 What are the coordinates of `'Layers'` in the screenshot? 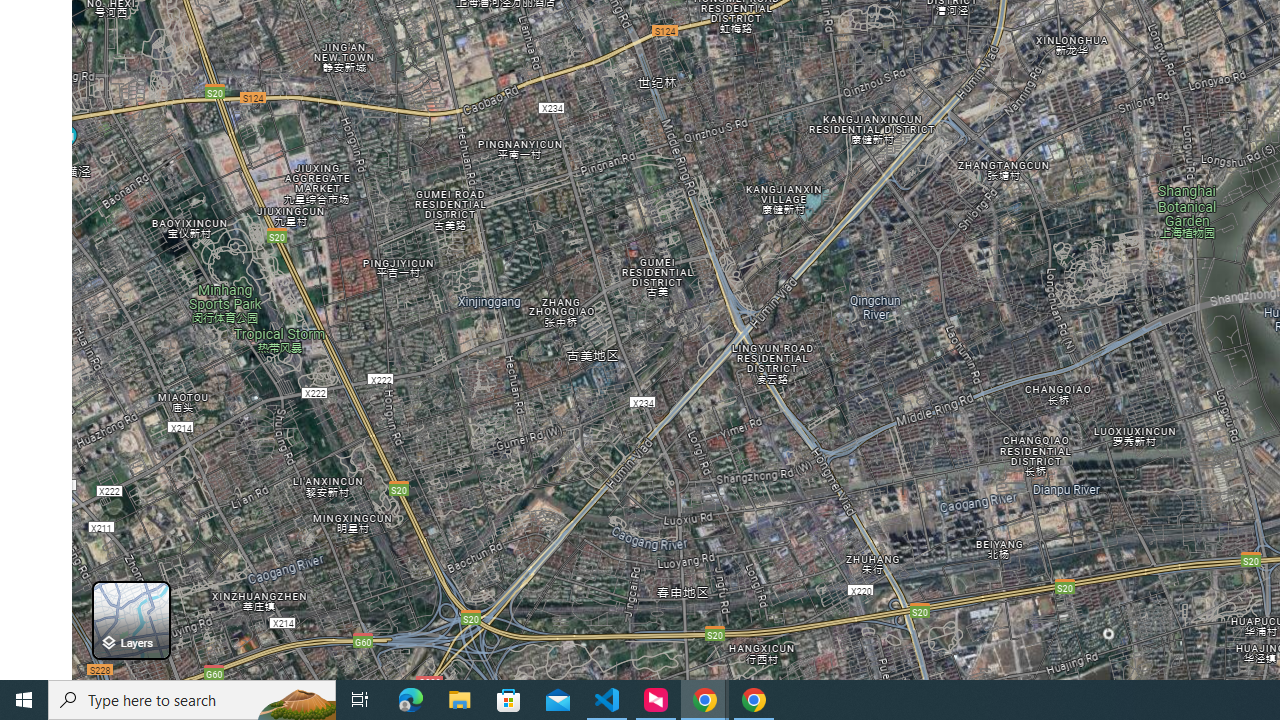 It's located at (130, 619).